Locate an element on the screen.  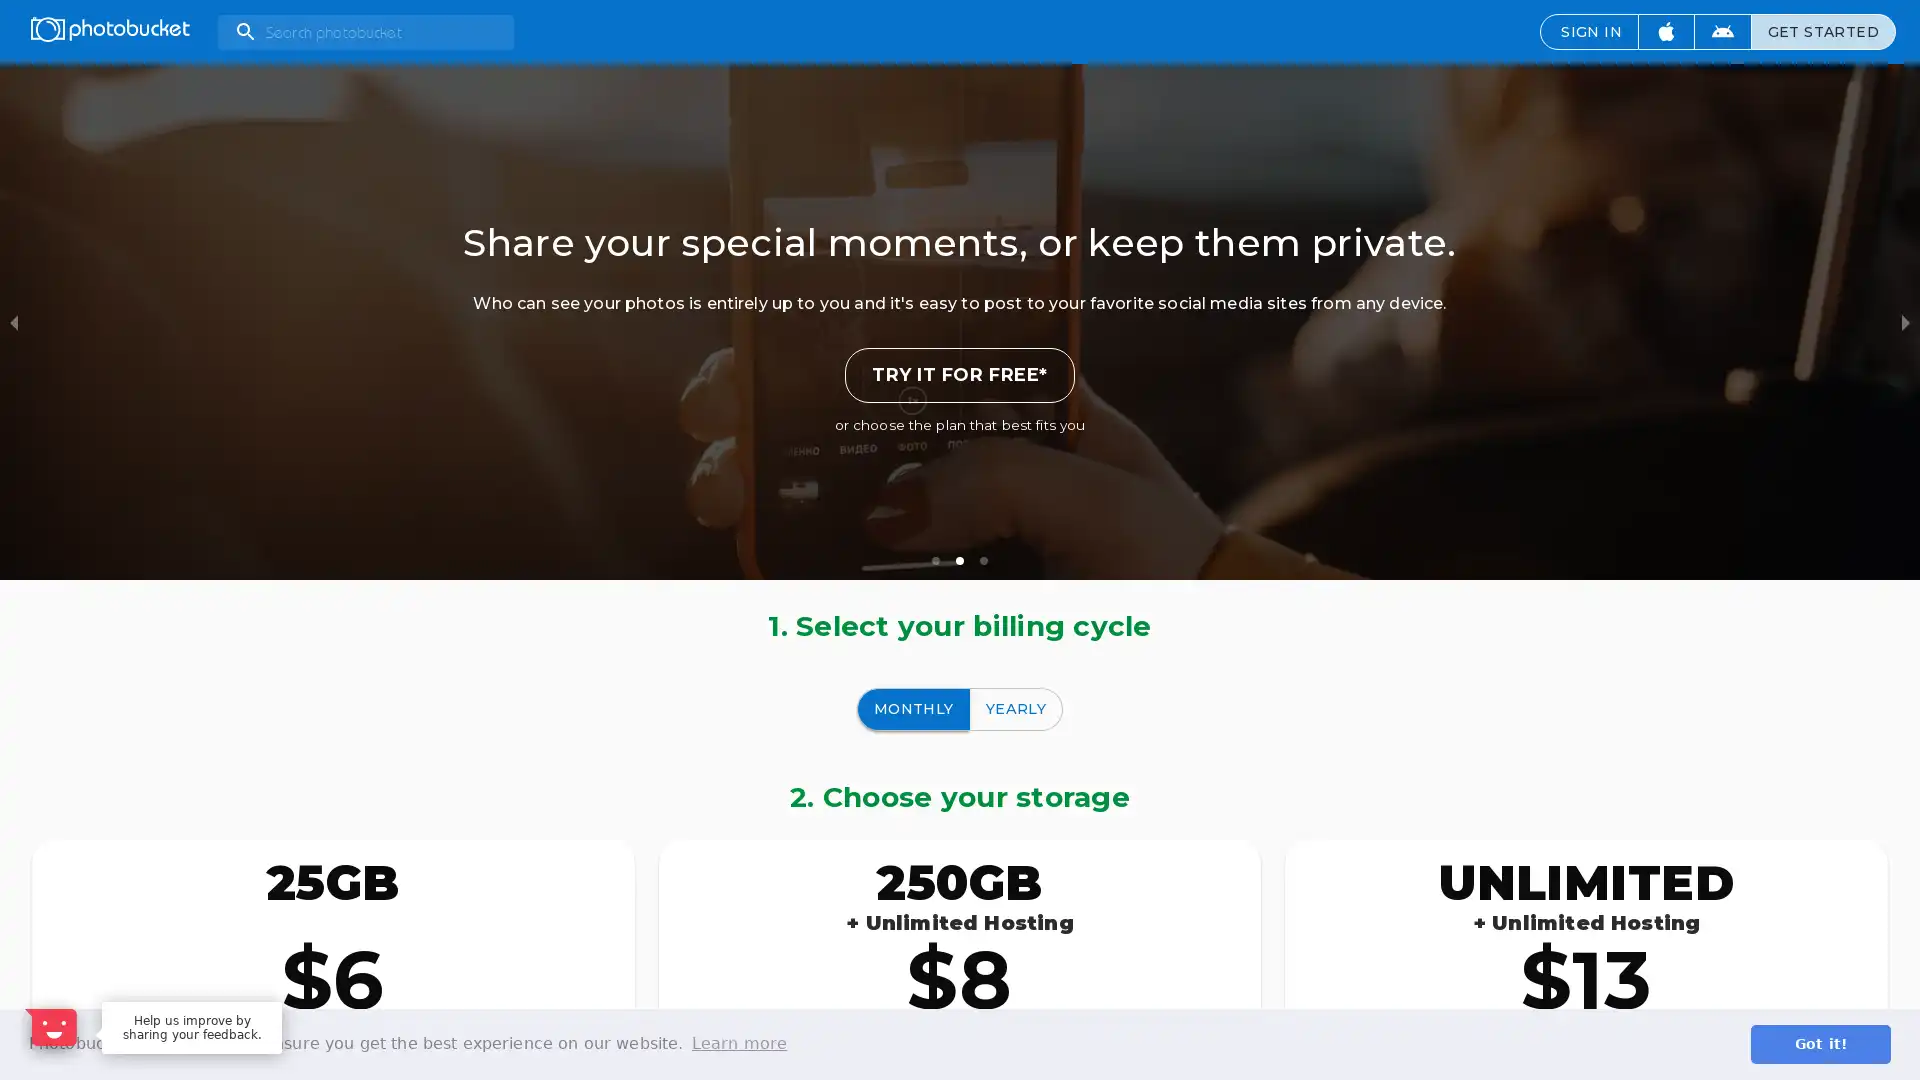
Open is located at coordinates (51, 1026).